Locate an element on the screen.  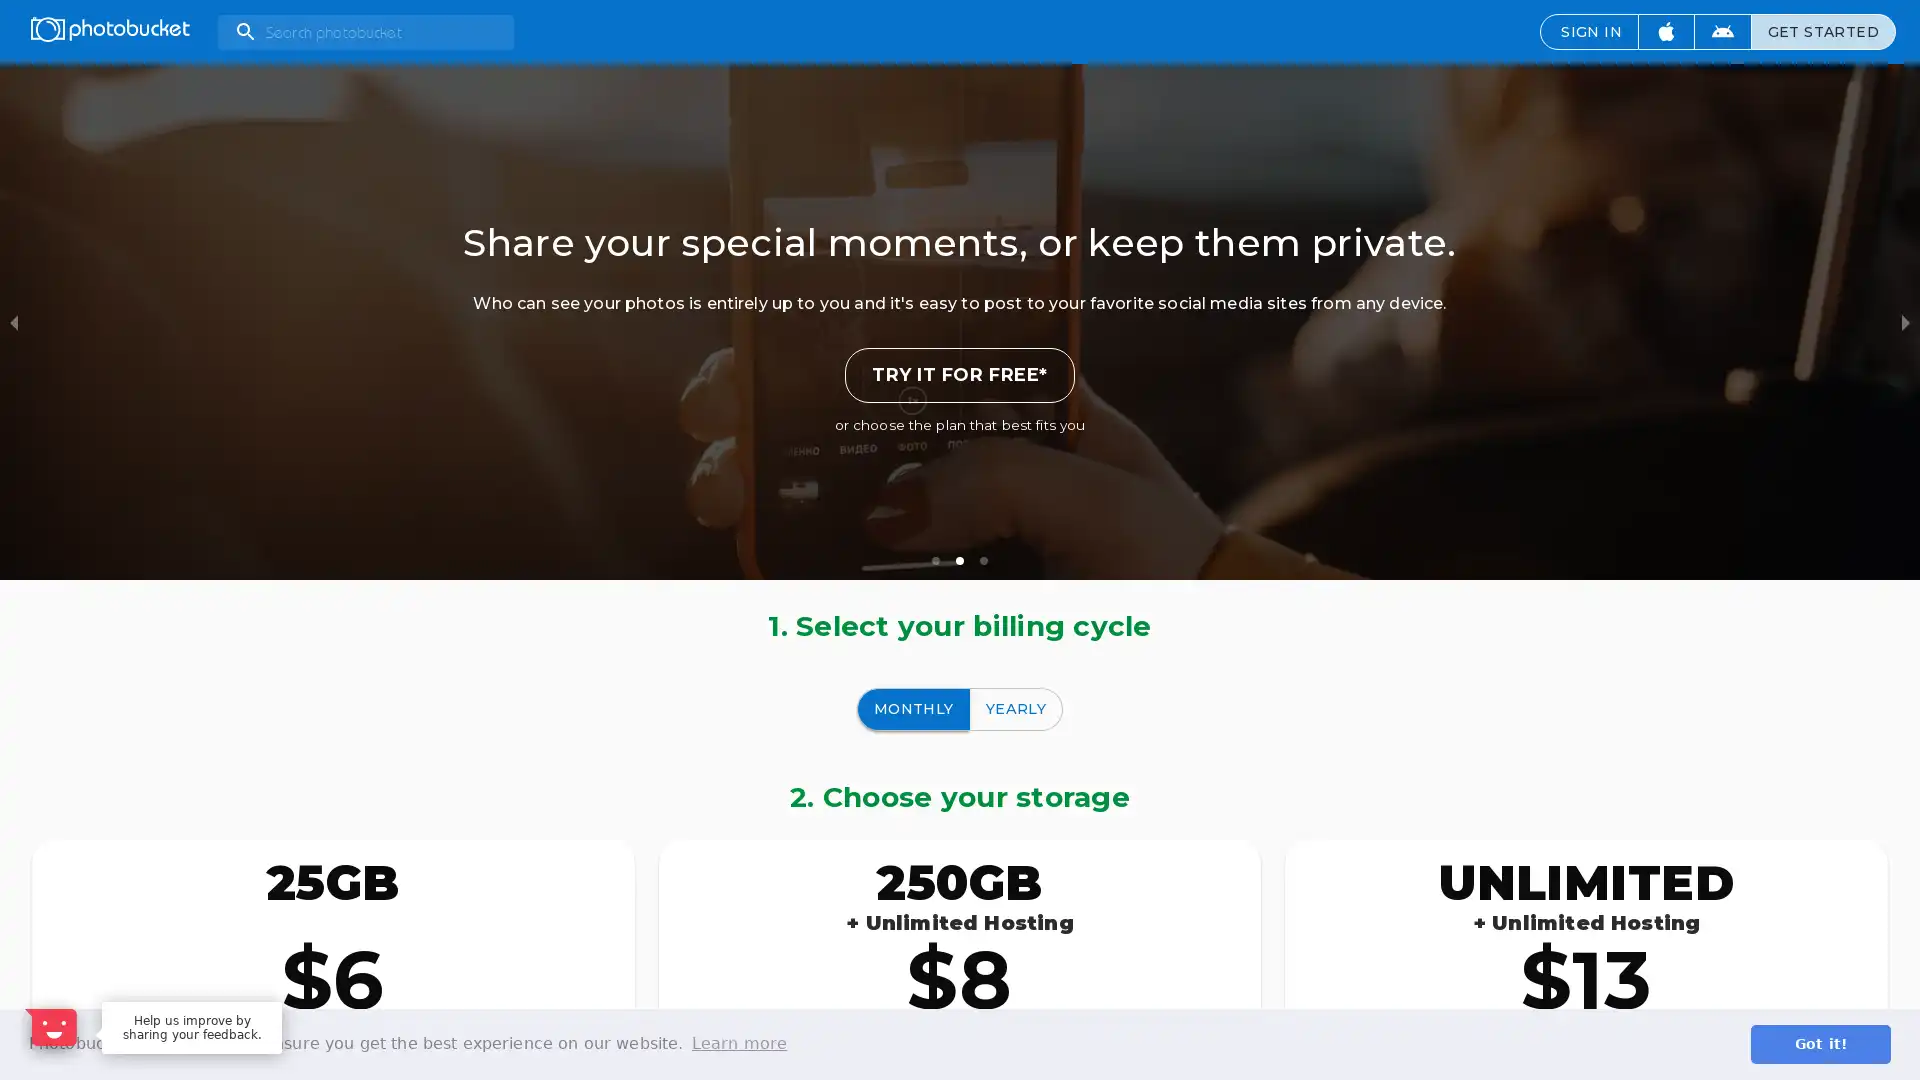
Open is located at coordinates (51, 1026).